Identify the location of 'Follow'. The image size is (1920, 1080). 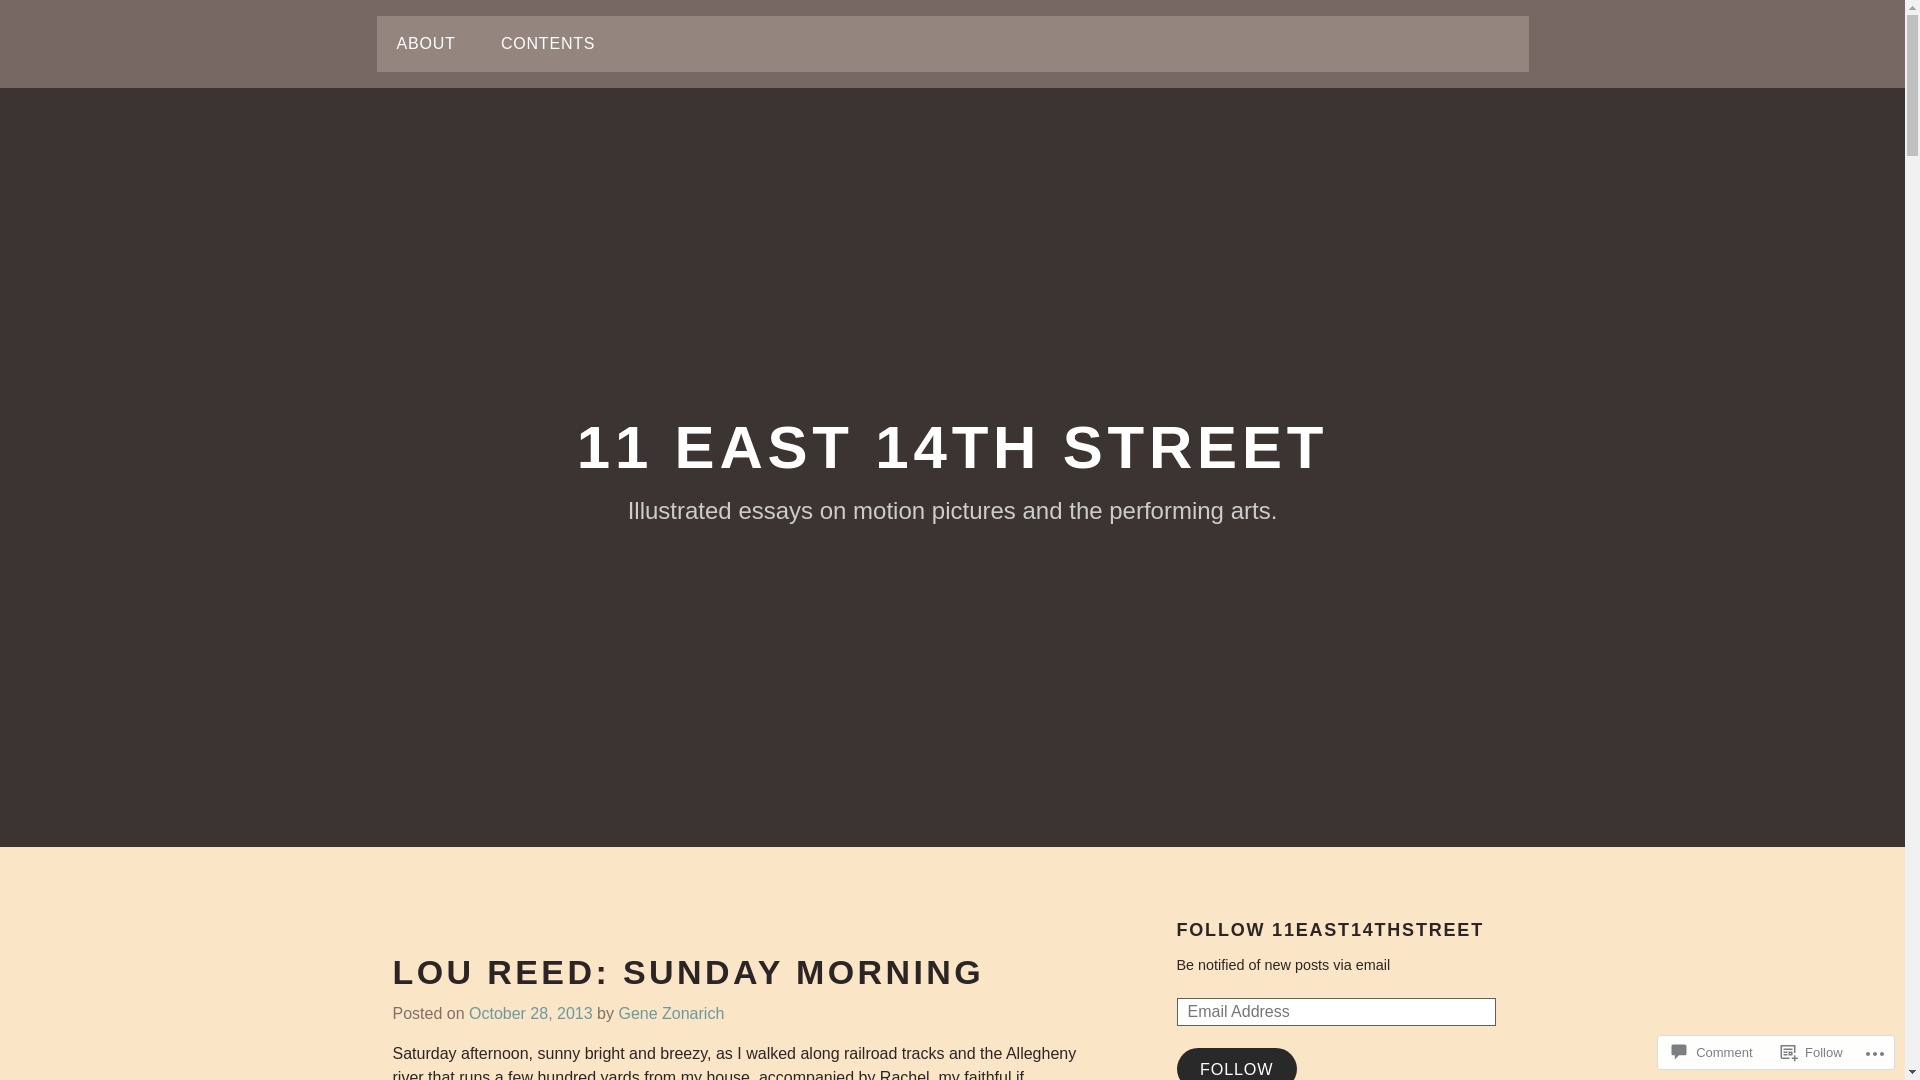
(1772, 1051).